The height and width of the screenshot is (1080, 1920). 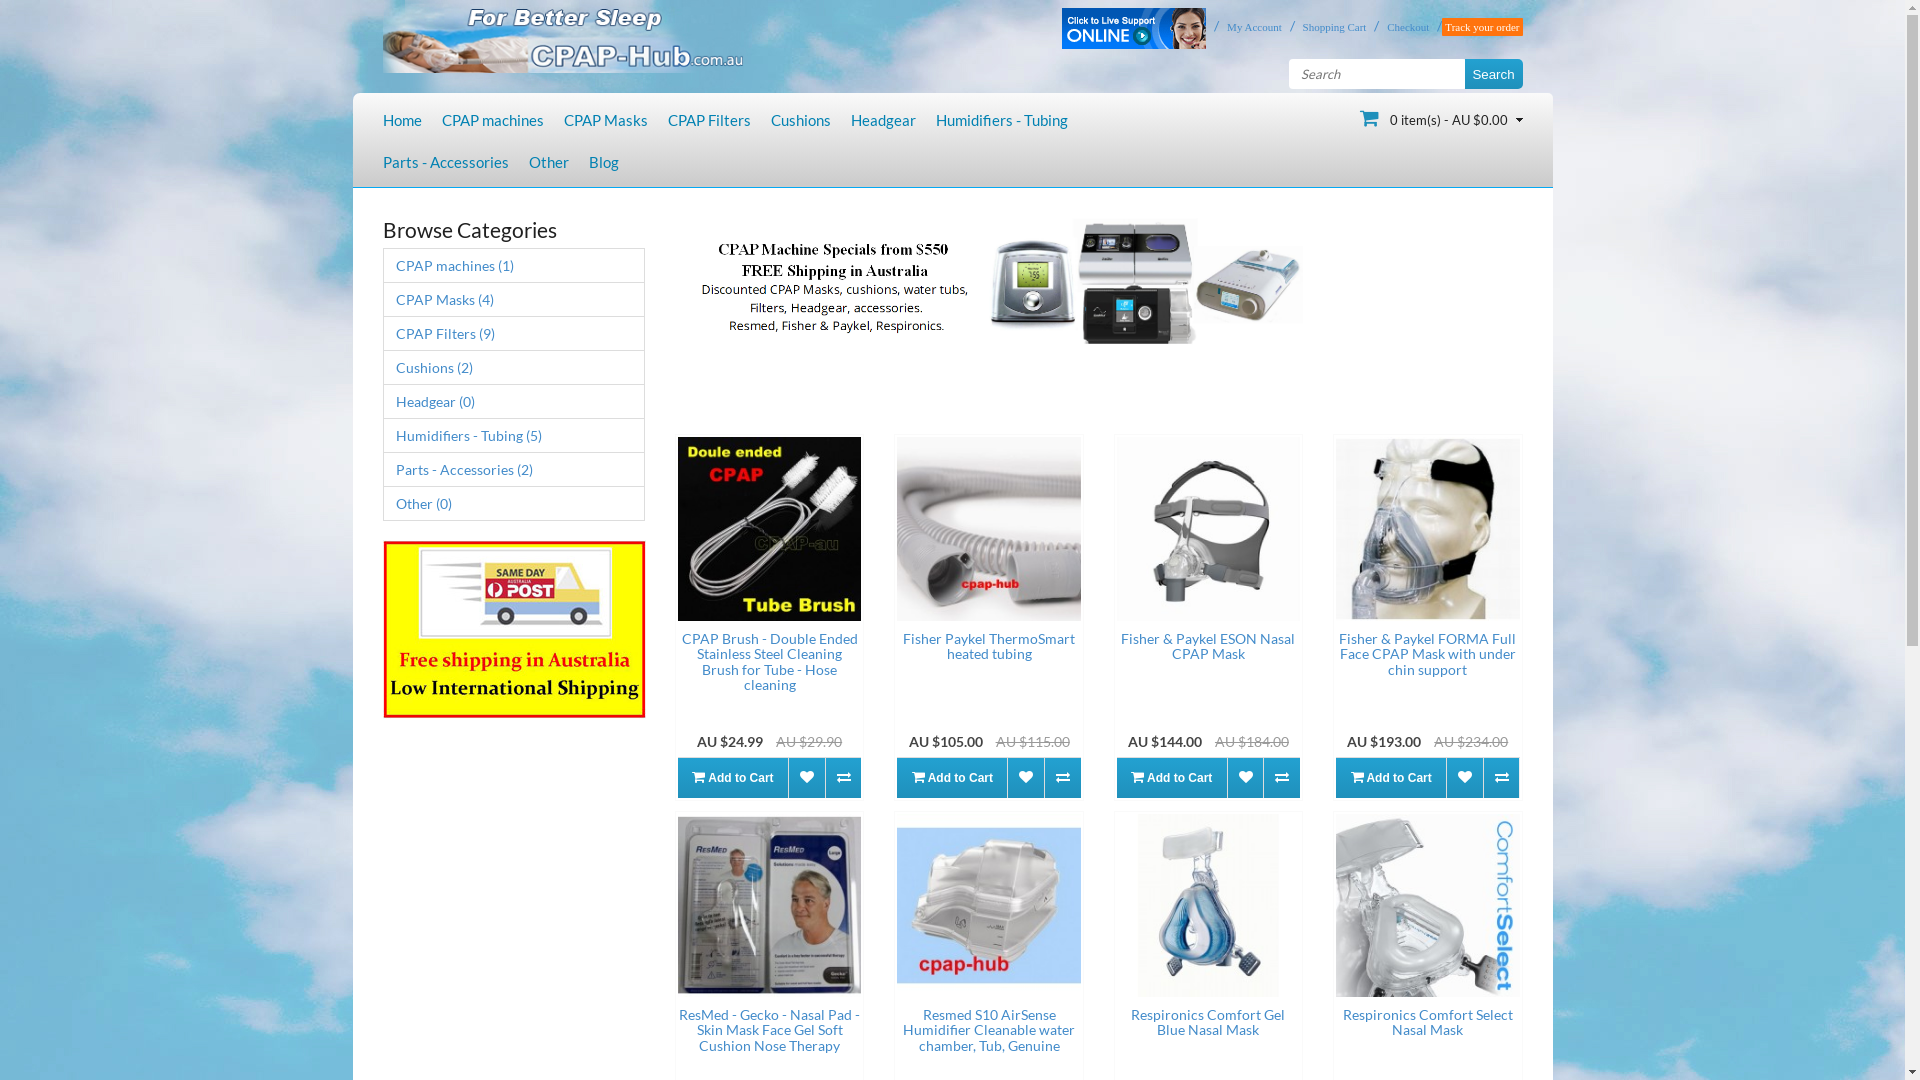 I want to click on 'Headgear', so click(x=881, y=119).